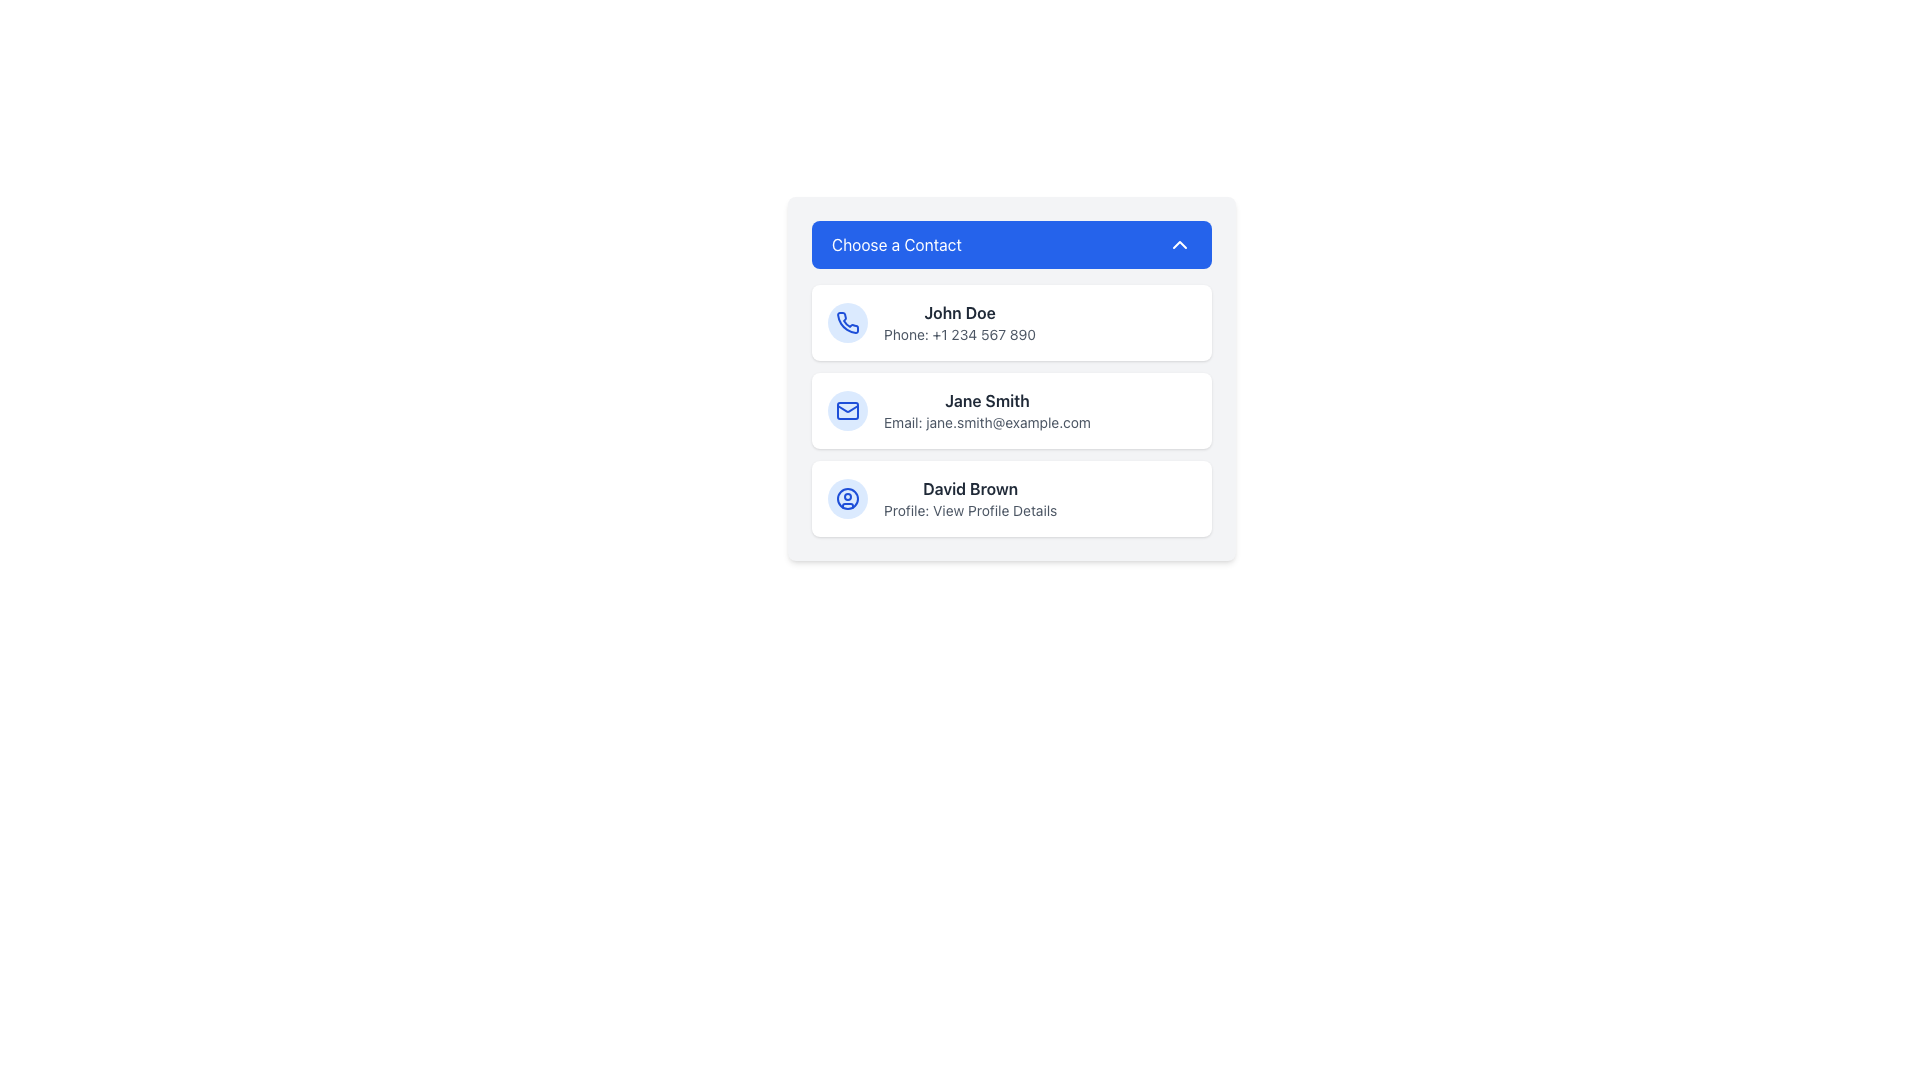 Image resolution: width=1920 pixels, height=1080 pixels. What do you see at coordinates (970, 489) in the screenshot?
I see `the text label displaying 'David Brown' in bold gray font, which is positioned at the top of its informational card` at bounding box center [970, 489].